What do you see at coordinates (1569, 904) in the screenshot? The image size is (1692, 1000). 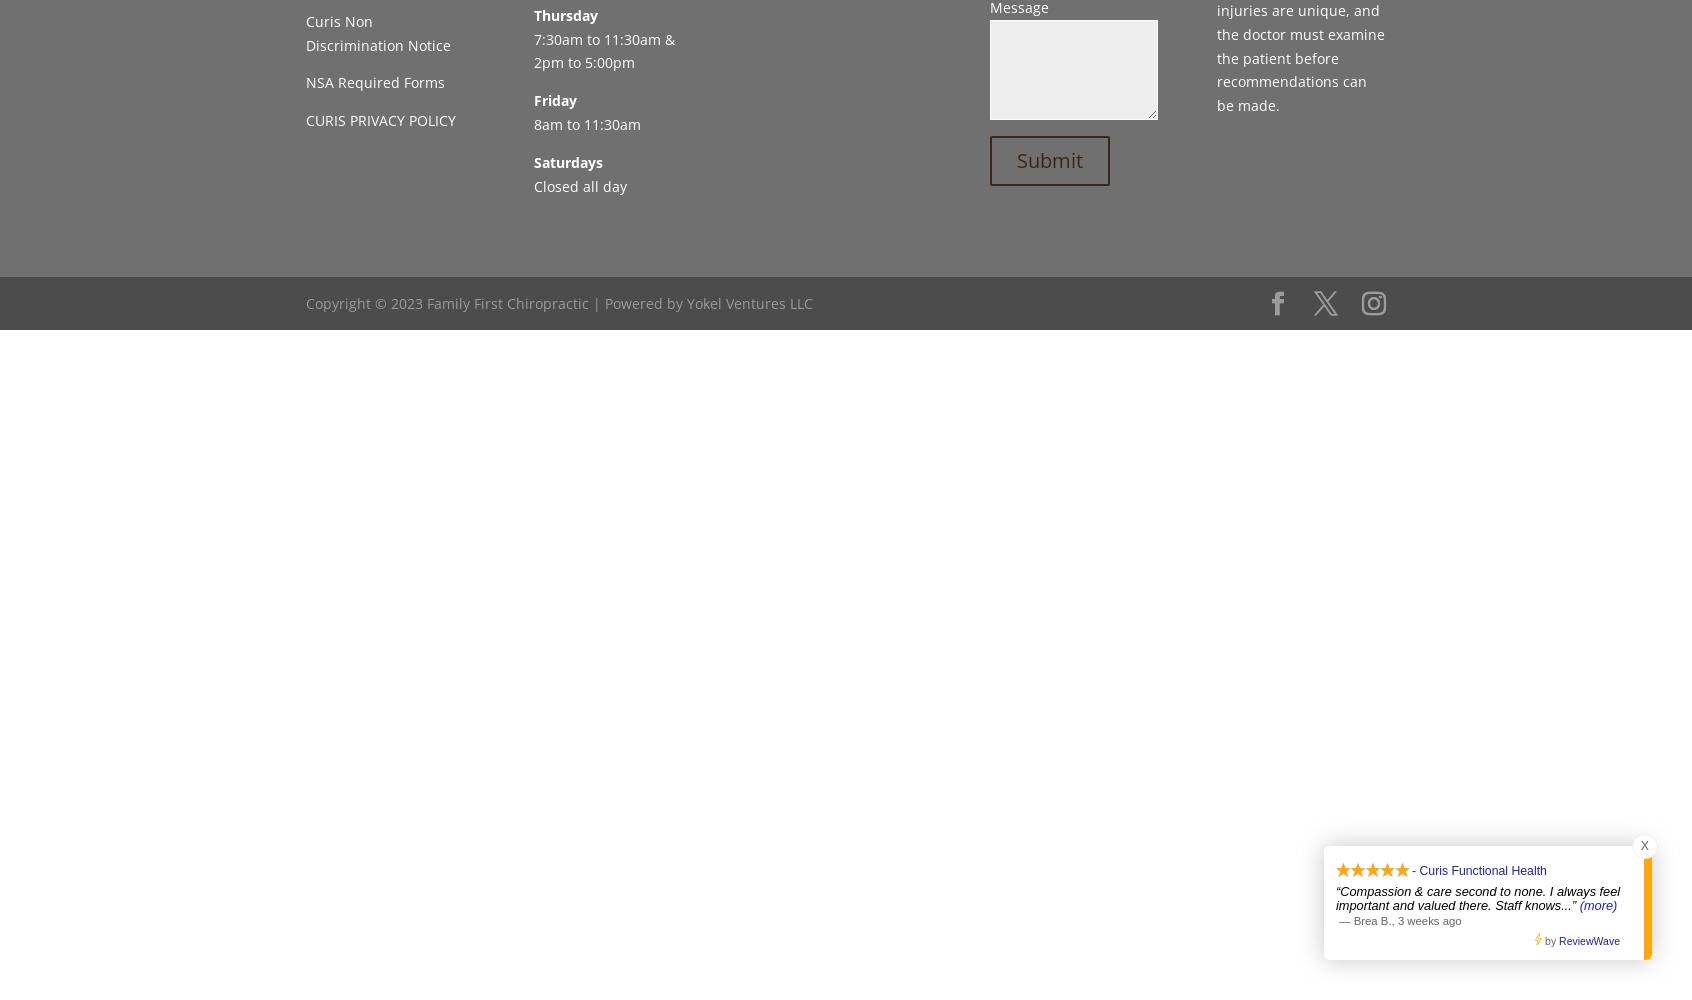 I see `'...”'` at bounding box center [1569, 904].